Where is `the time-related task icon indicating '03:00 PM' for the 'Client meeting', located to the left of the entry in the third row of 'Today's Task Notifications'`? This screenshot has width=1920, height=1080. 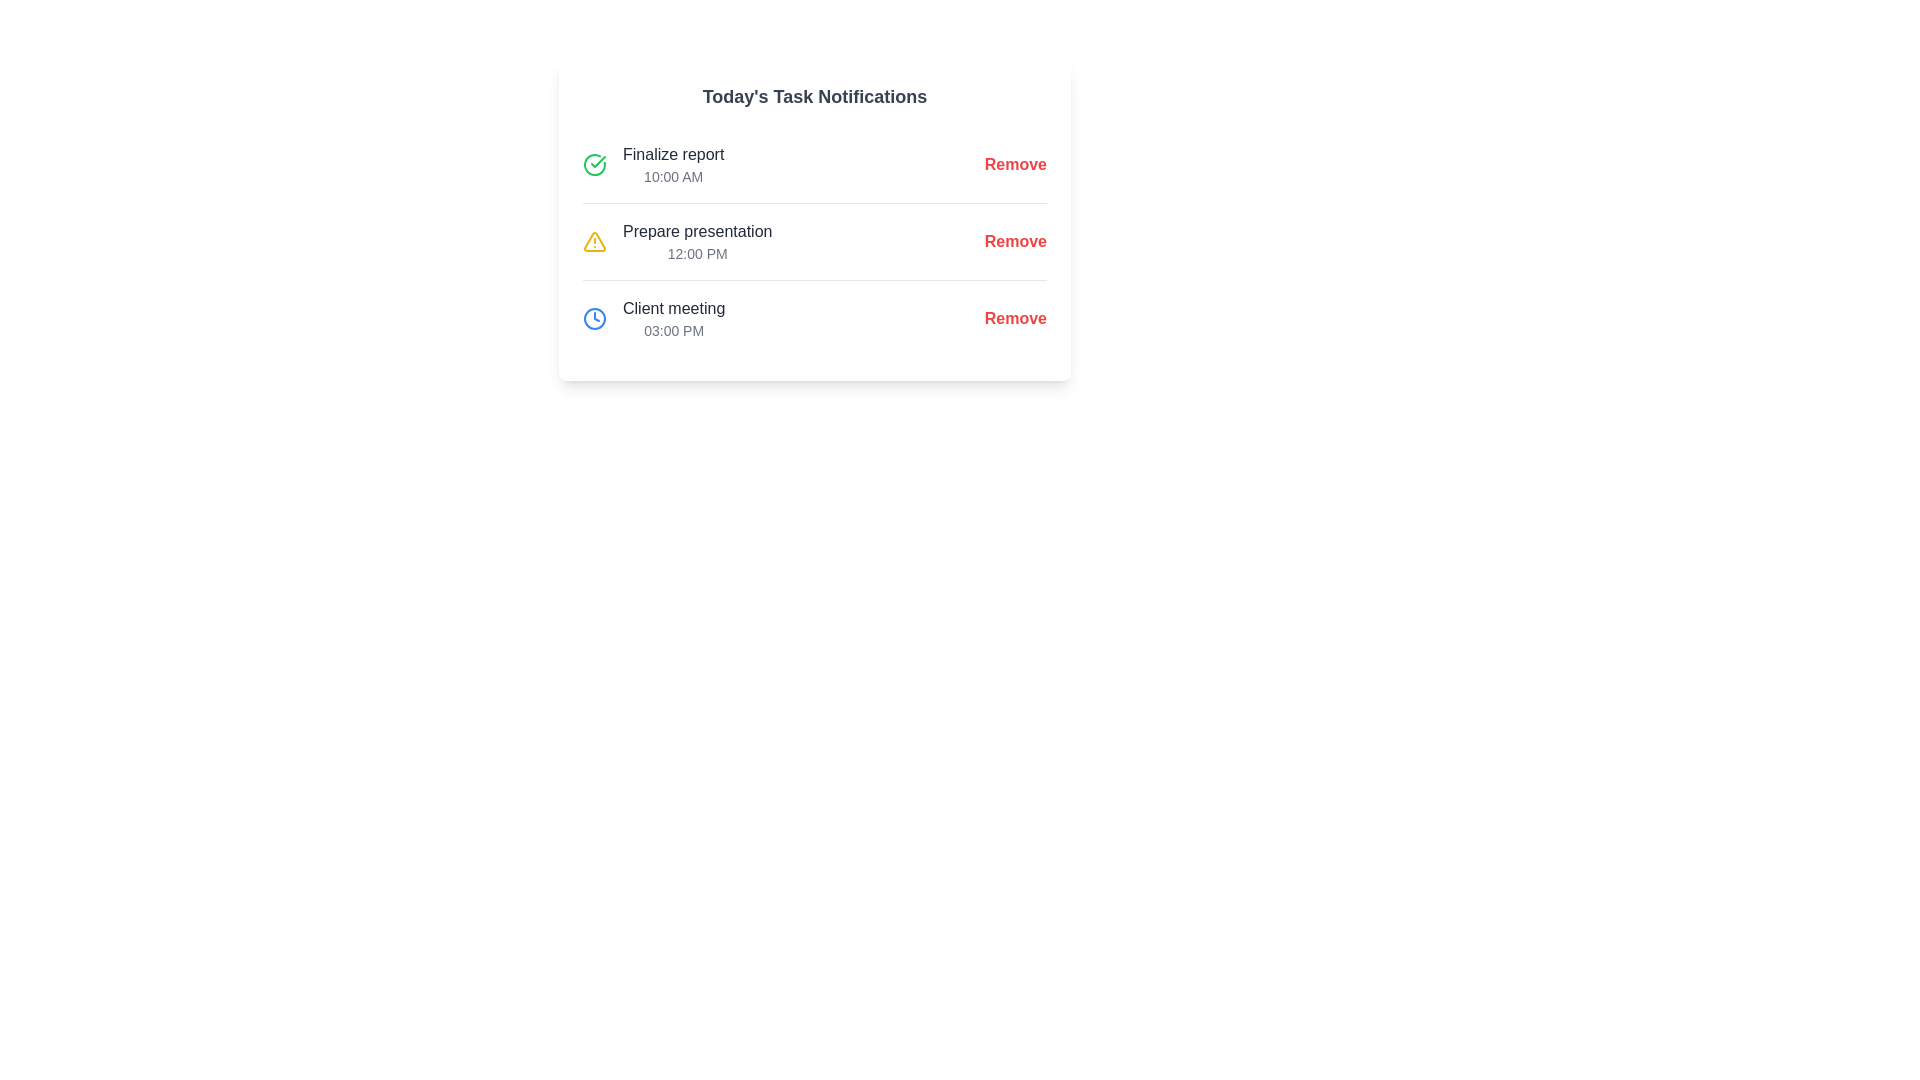 the time-related task icon indicating '03:00 PM' for the 'Client meeting', located to the left of the entry in the third row of 'Today's Task Notifications' is located at coordinates (594, 318).